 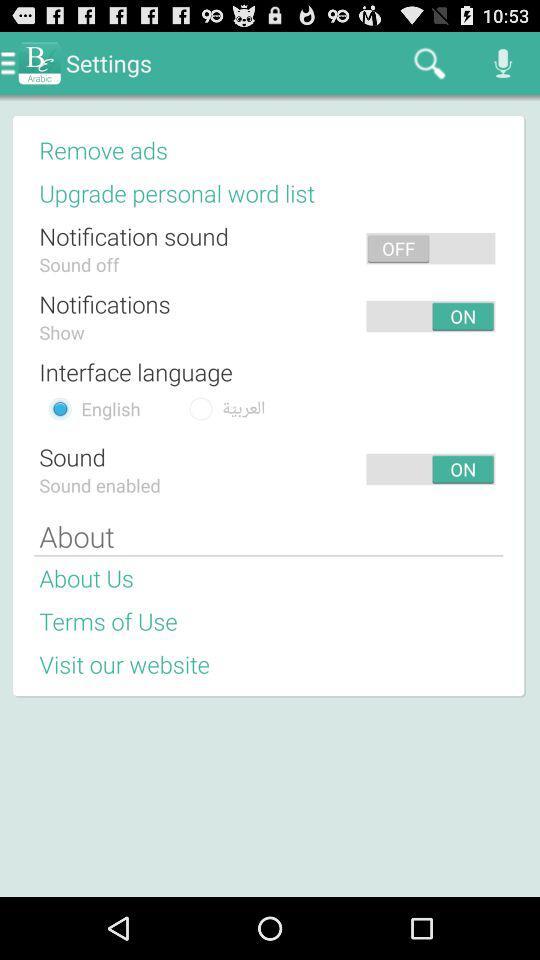 I want to click on the item below notifications app, so click(x=62, y=332).